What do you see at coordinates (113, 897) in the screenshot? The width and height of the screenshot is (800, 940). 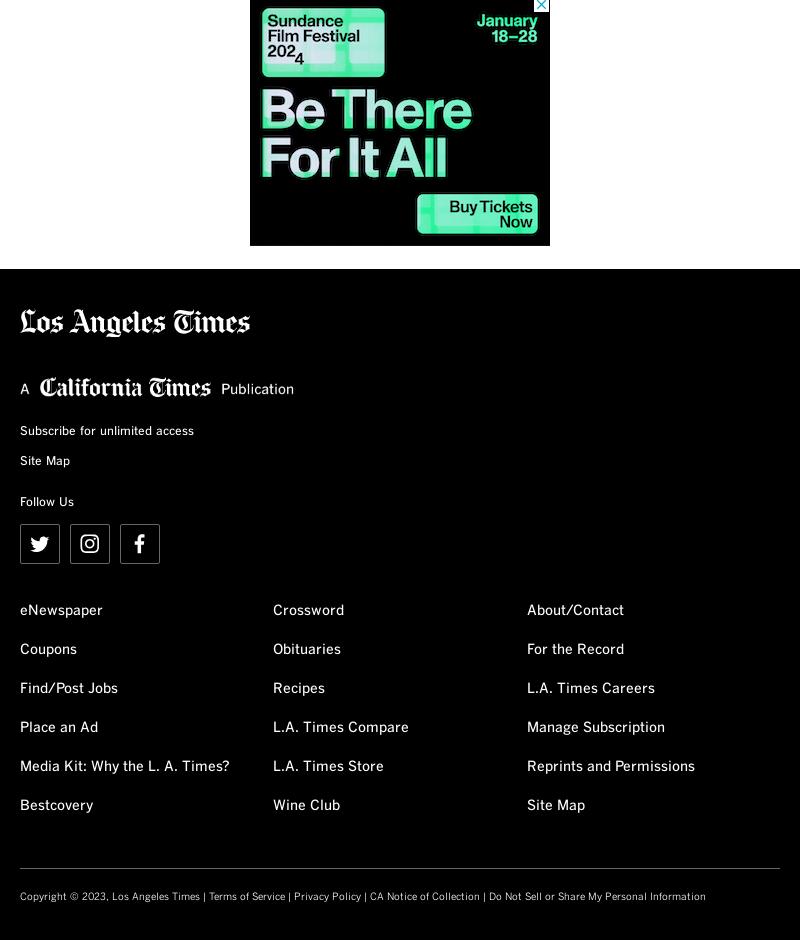 I see `'Copyright © 2023, Los Angeles Times |'` at bounding box center [113, 897].